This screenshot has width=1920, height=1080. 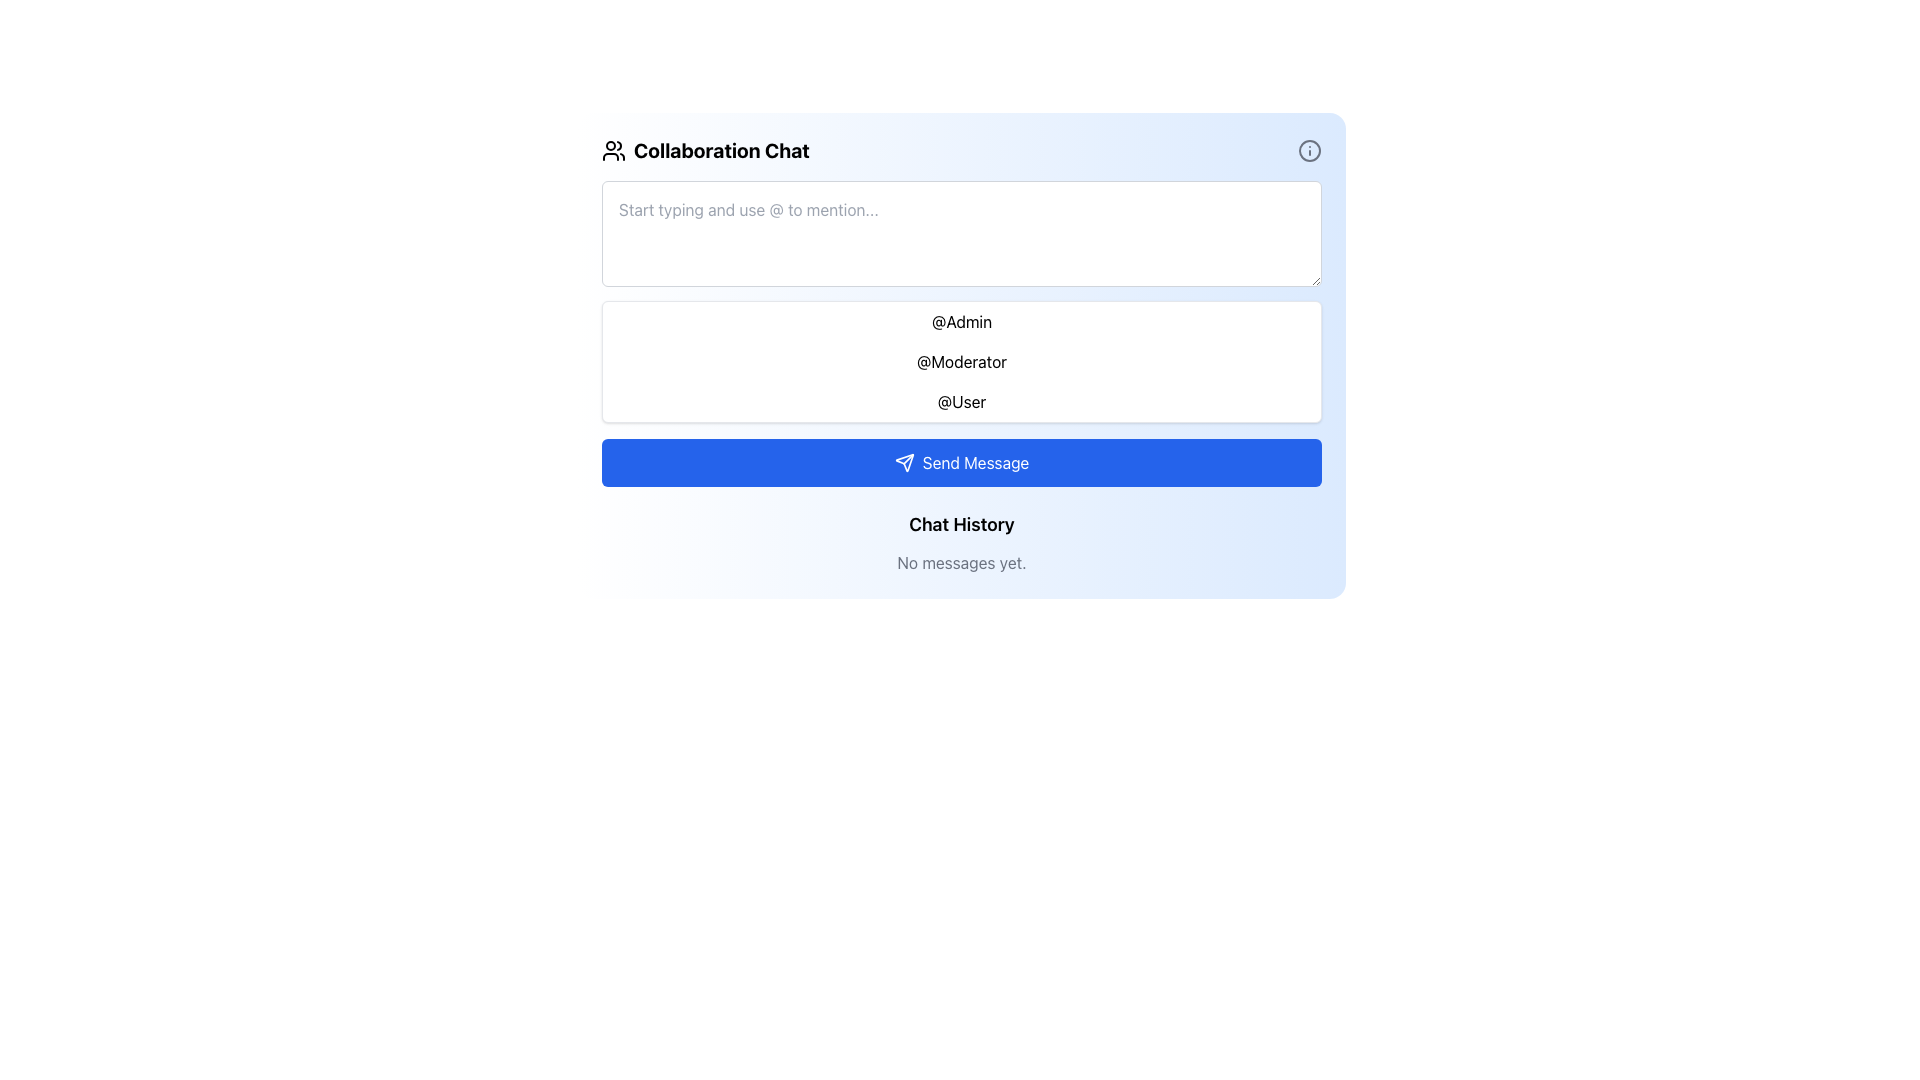 I want to click on the static text label indicating there are currently no messages in the chat history, which is centrally located under the 'Chat History' heading, so click(x=961, y=563).